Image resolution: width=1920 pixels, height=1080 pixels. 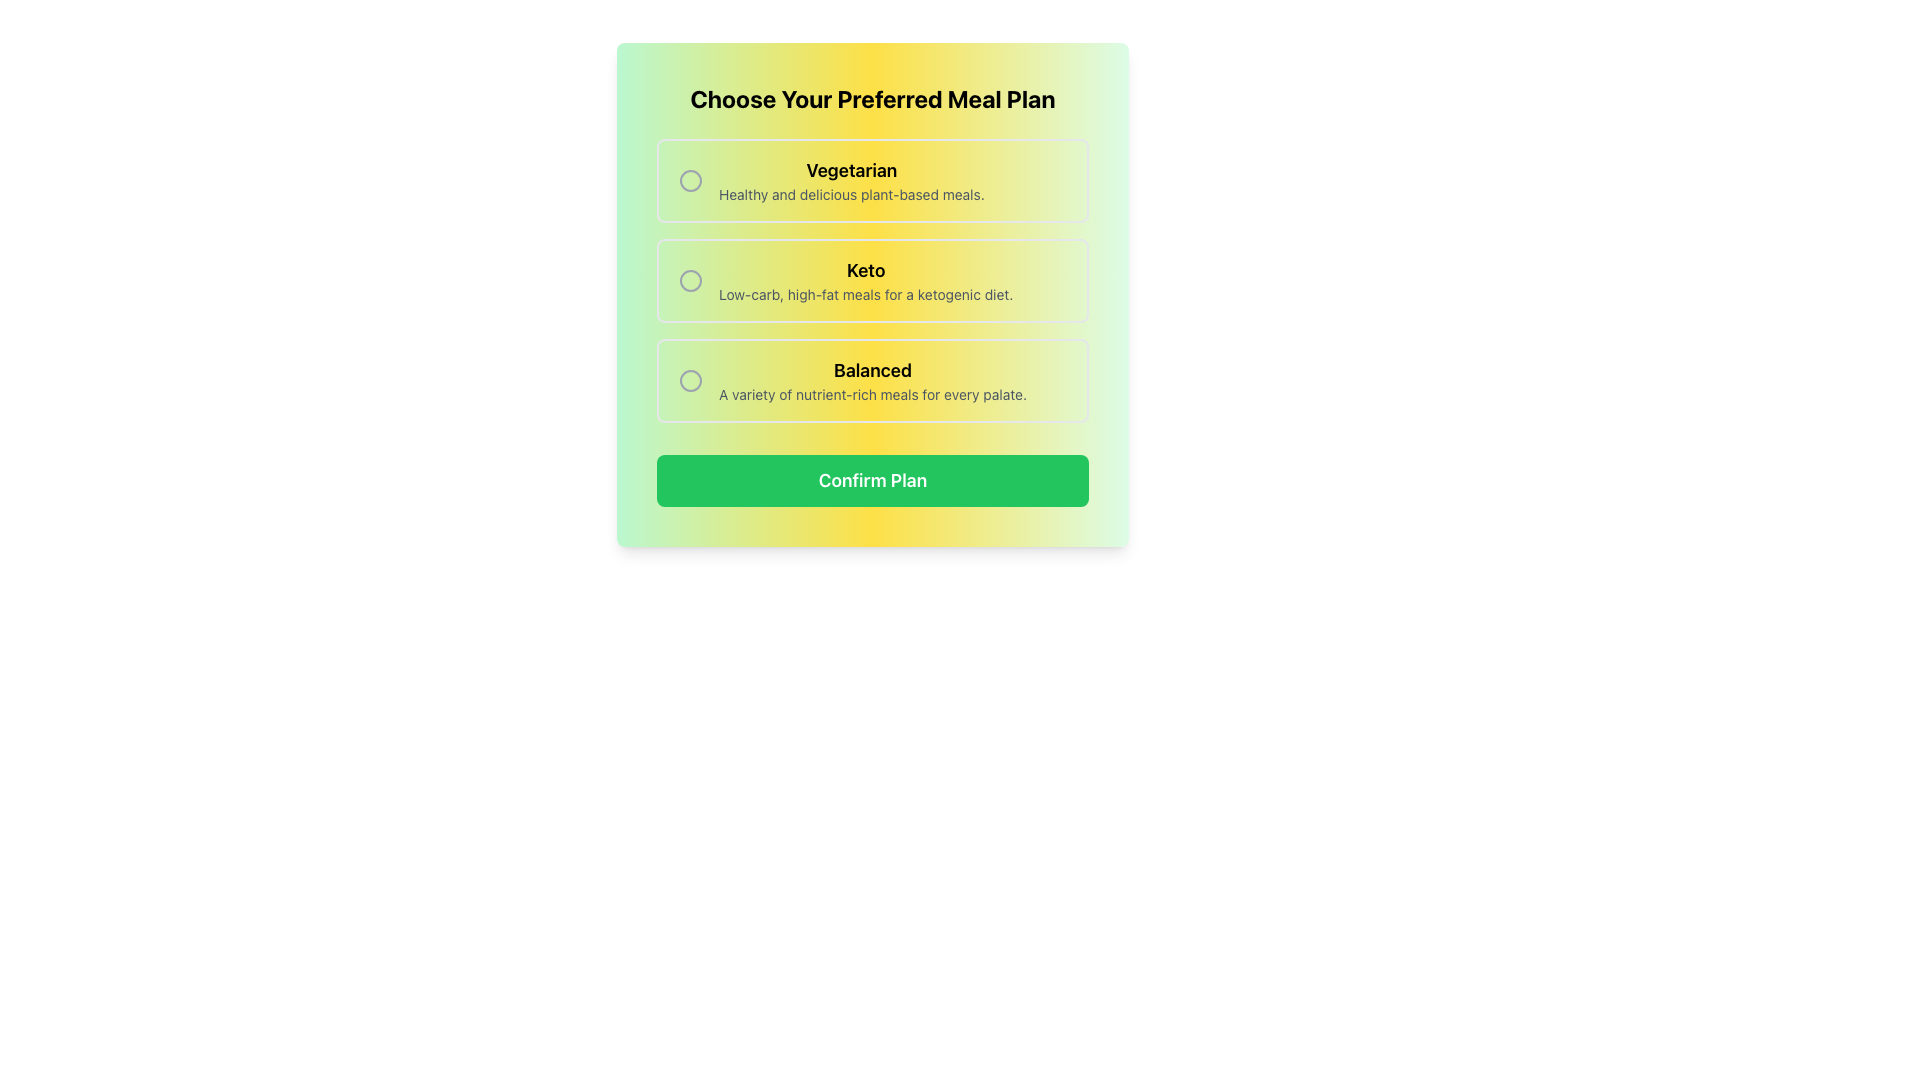 What do you see at coordinates (691, 181) in the screenshot?
I see `the radio button for the Vegetarian meal plan option` at bounding box center [691, 181].